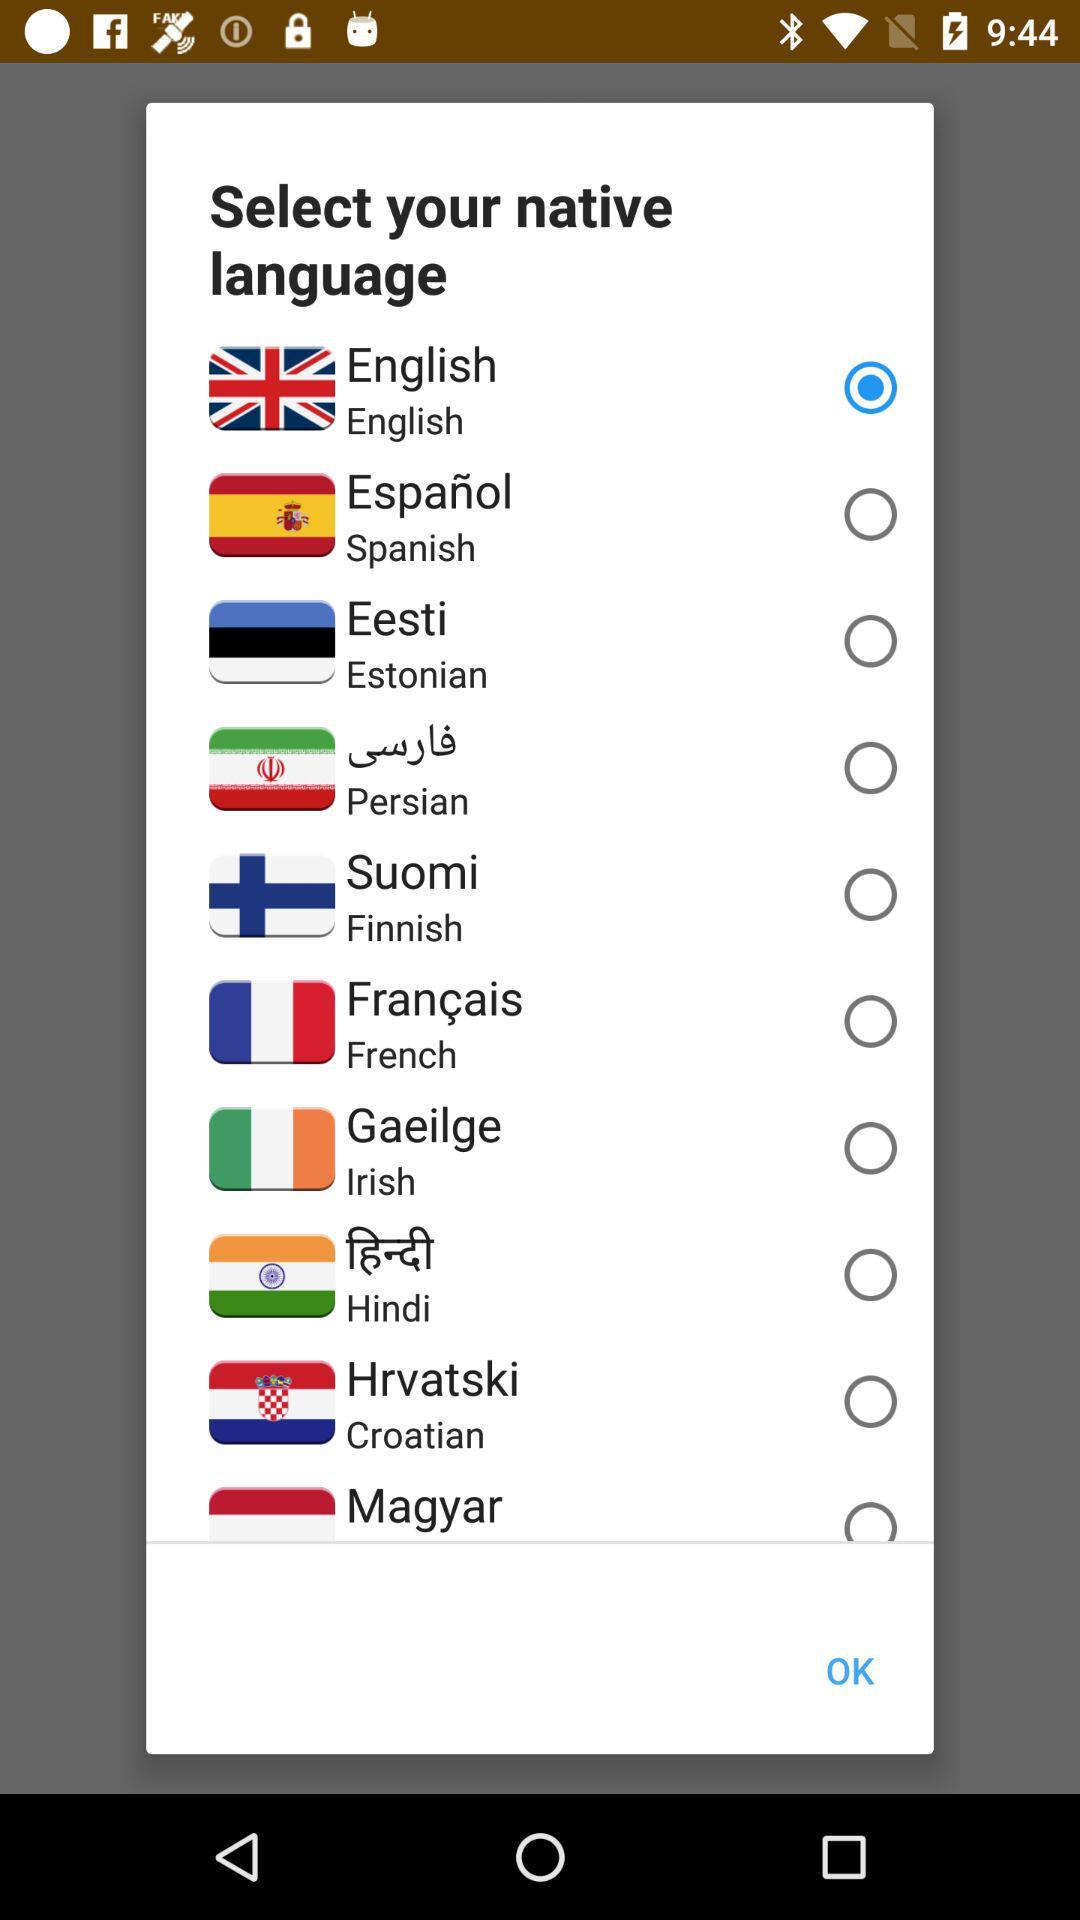  Describe the element at coordinates (396, 615) in the screenshot. I see `icon above the estonian` at that location.